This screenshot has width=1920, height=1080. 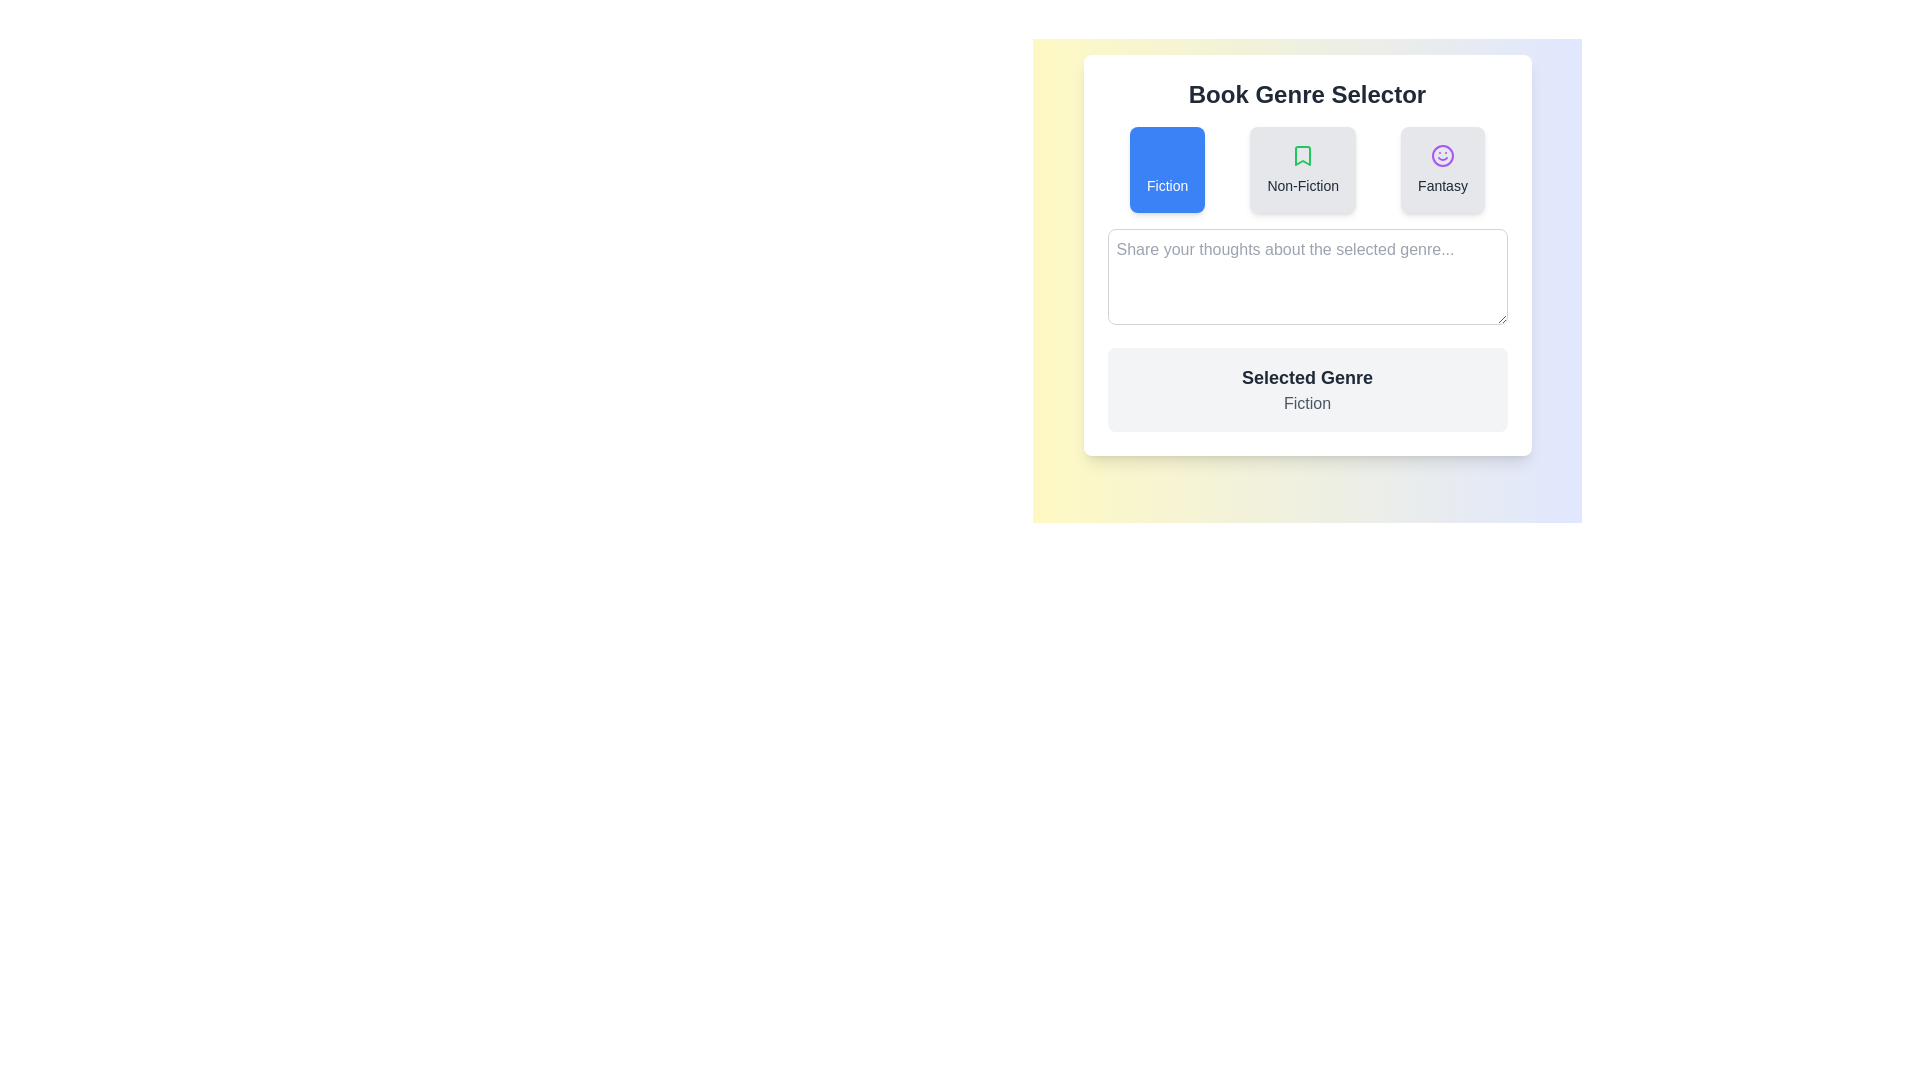 I want to click on the circular Icon decoration with a purple outline, which is part of the colorful smiley face icon located in the upper-right corner of the 'Fantasy' button within the 'Book Genre Selector' card component, so click(x=1443, y=154).